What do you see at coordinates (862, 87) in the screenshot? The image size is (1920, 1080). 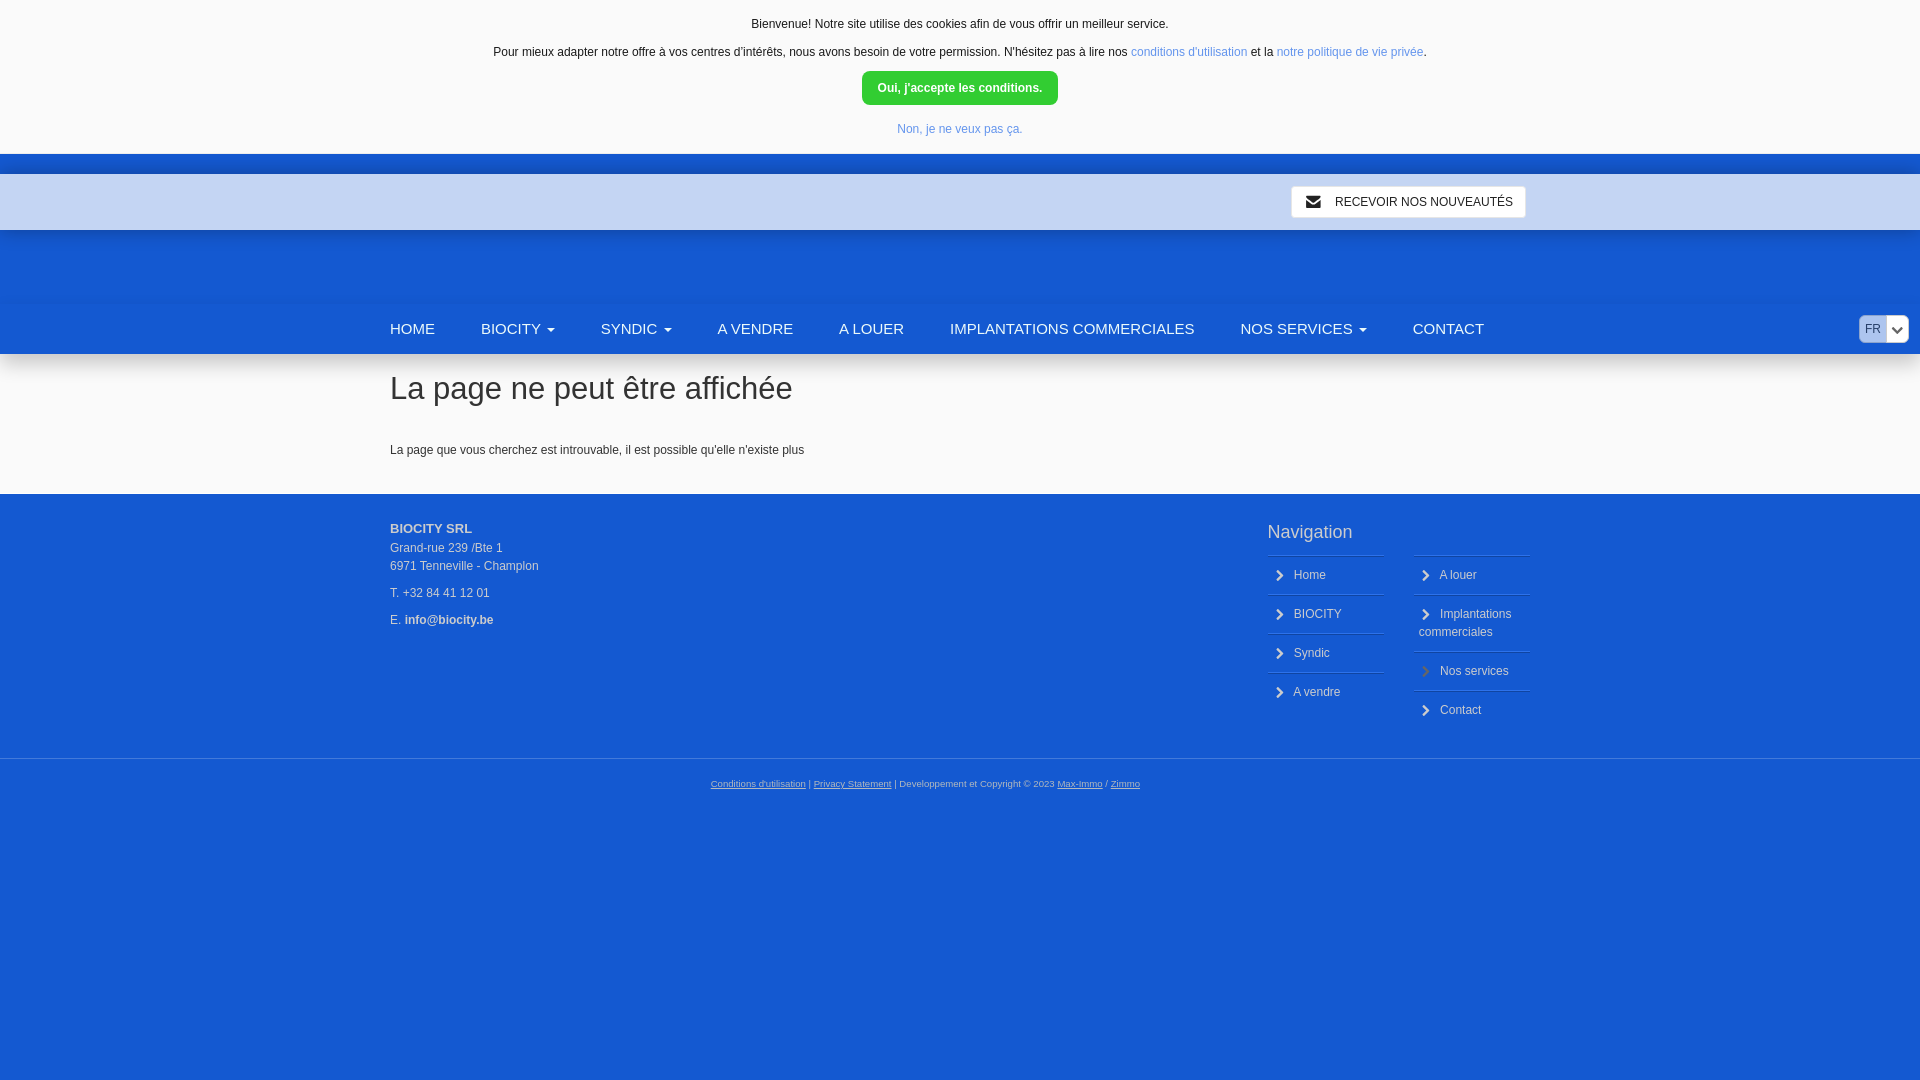 I see `'Oui, j'accepte les conditions.'` at bounding box center [862, 87].